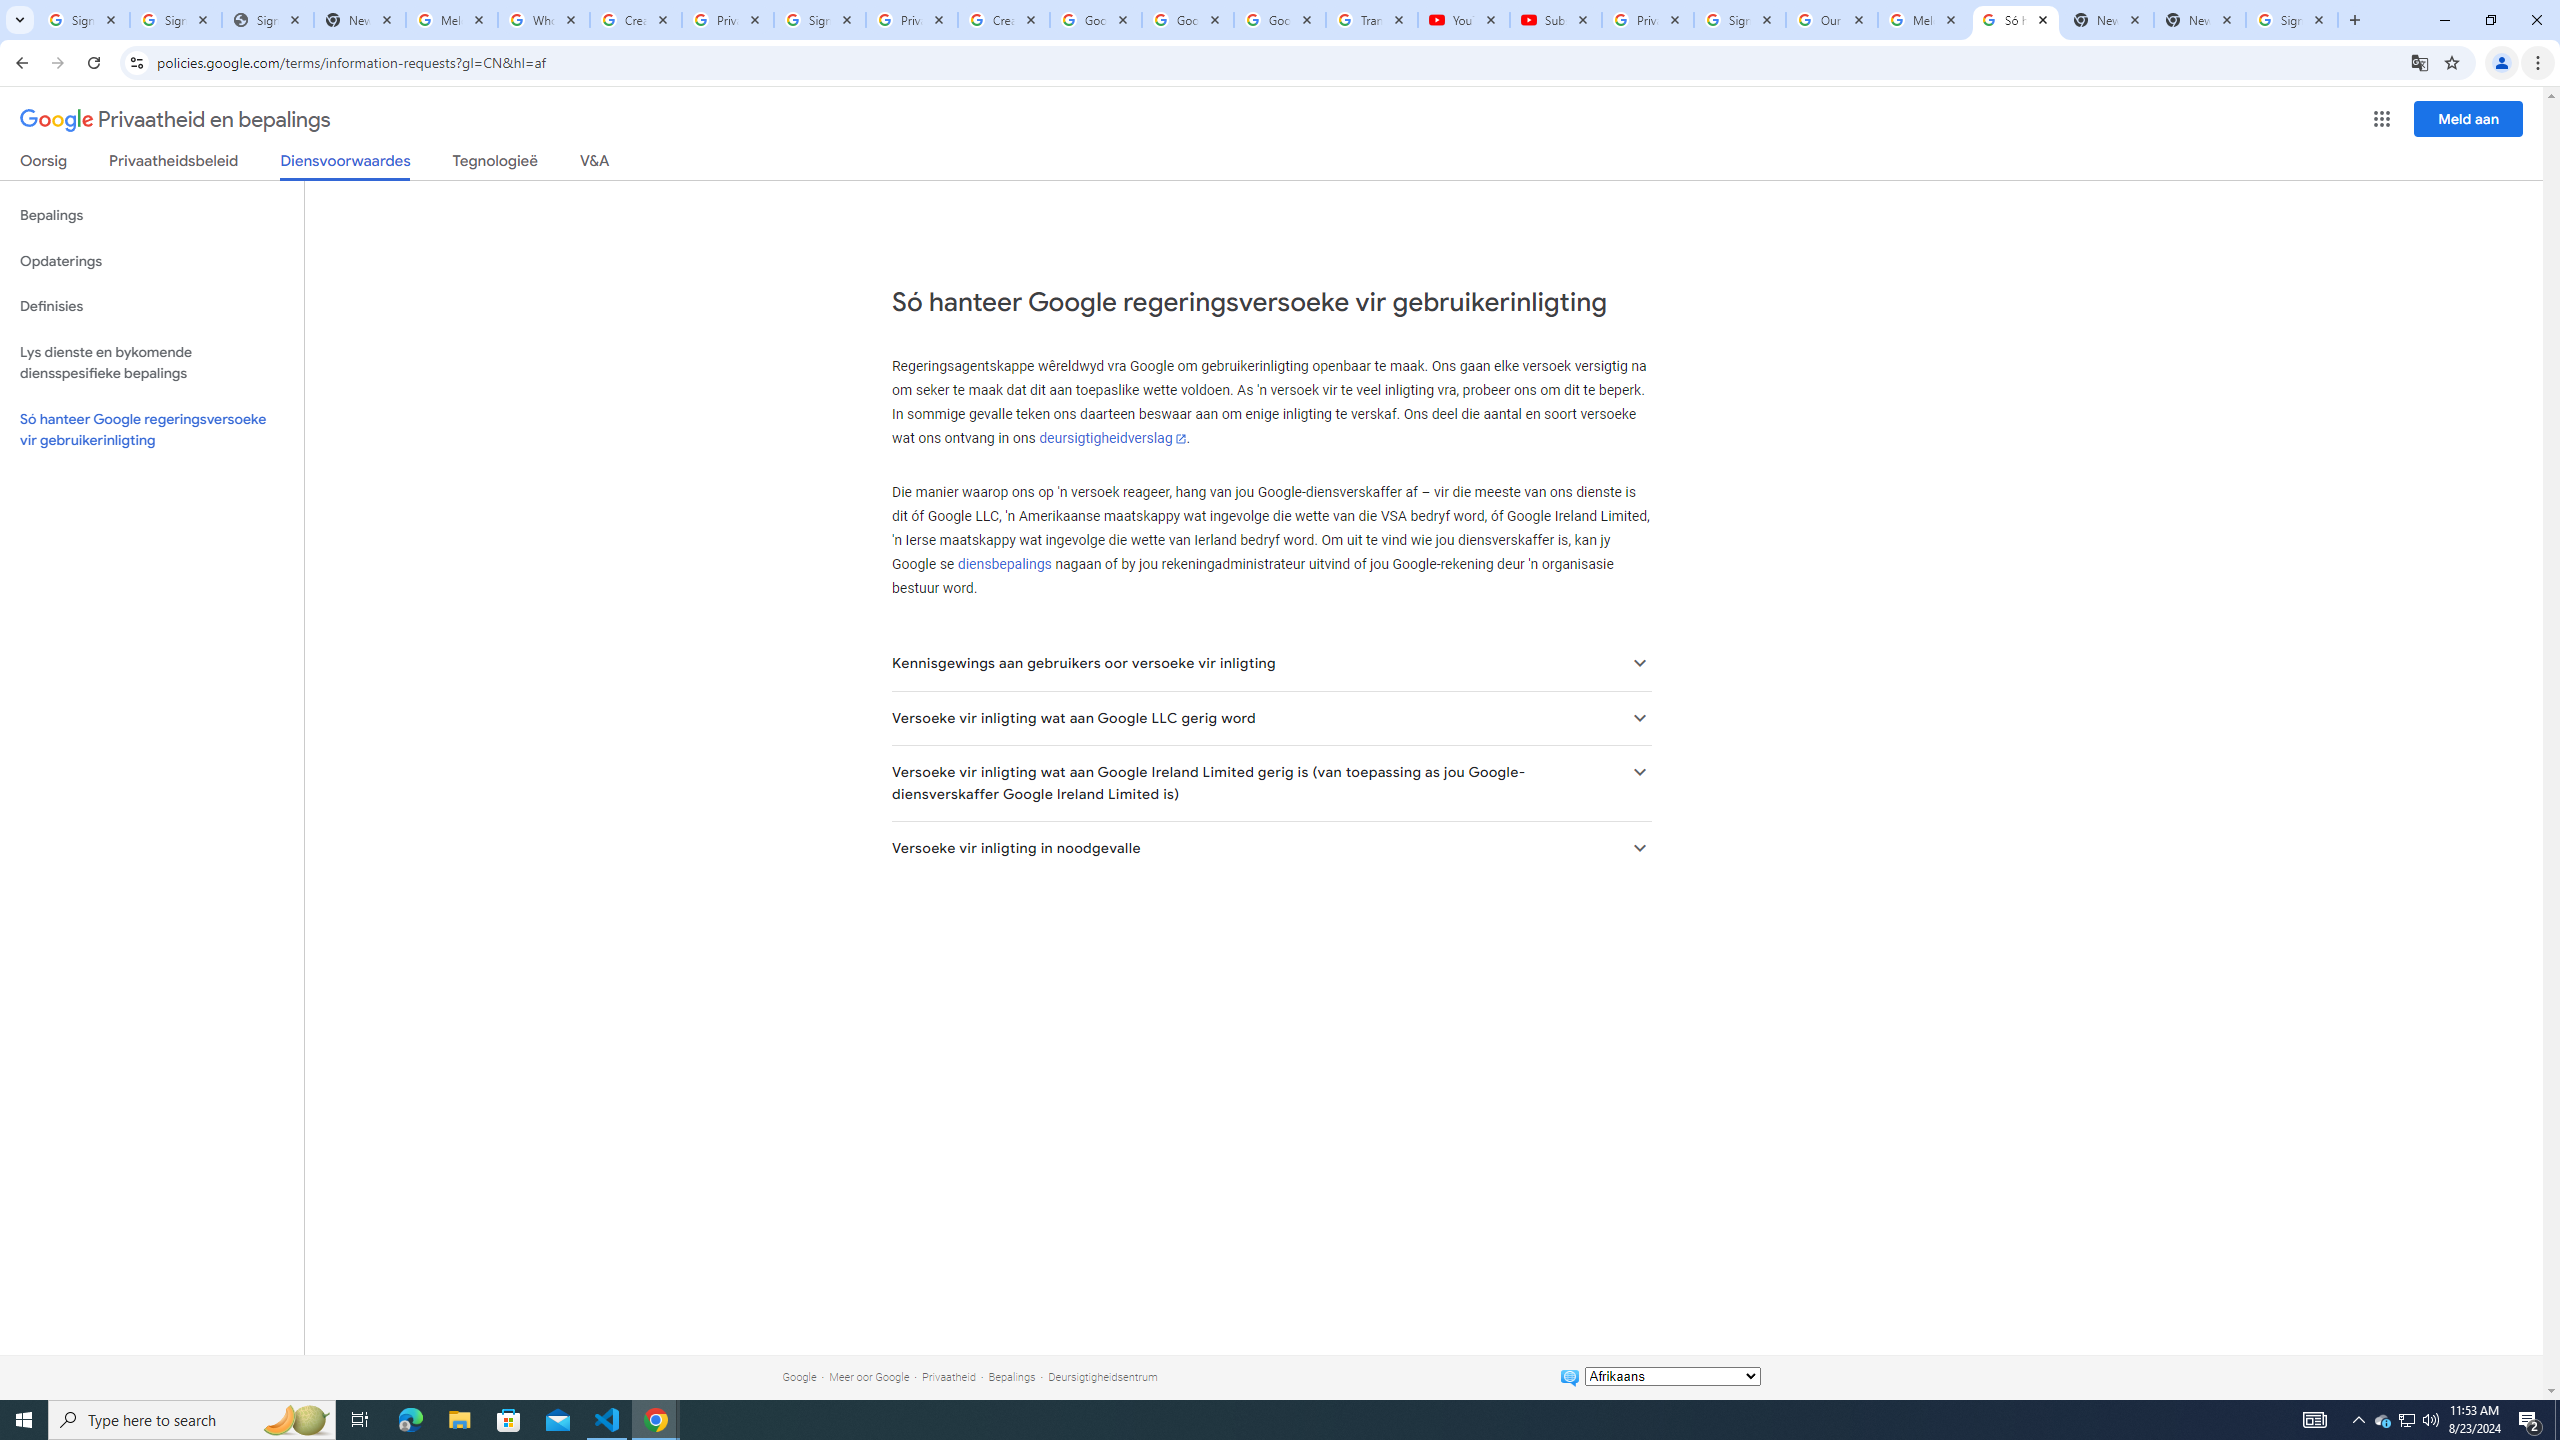  What do you see at coordinates (2291, 19) in the screenshot?
I see `'Sign in - Google Accounts'` at bounding box center [2291, 19].